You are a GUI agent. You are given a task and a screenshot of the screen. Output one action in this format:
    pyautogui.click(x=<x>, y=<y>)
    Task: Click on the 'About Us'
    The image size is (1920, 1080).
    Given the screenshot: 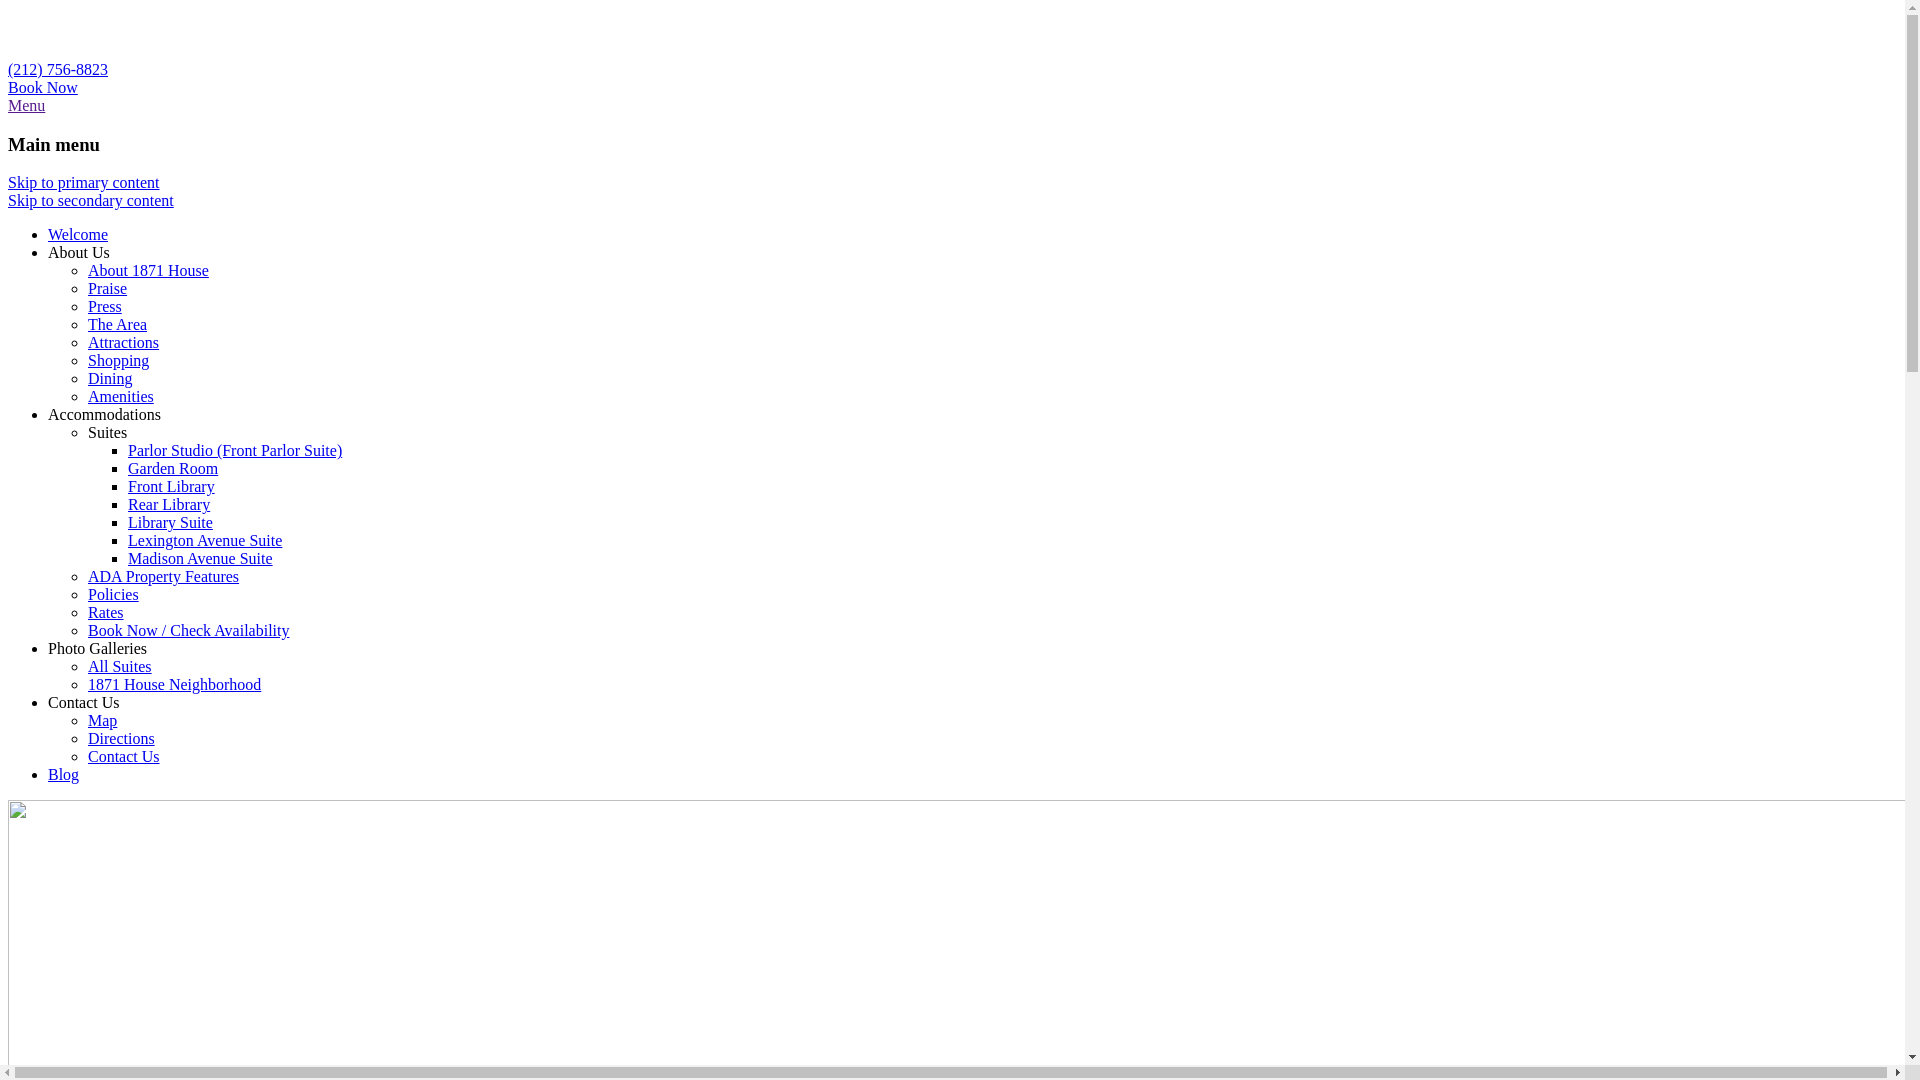 What is the action you would take?
    pyautogui.click(x=78, y=251)
    